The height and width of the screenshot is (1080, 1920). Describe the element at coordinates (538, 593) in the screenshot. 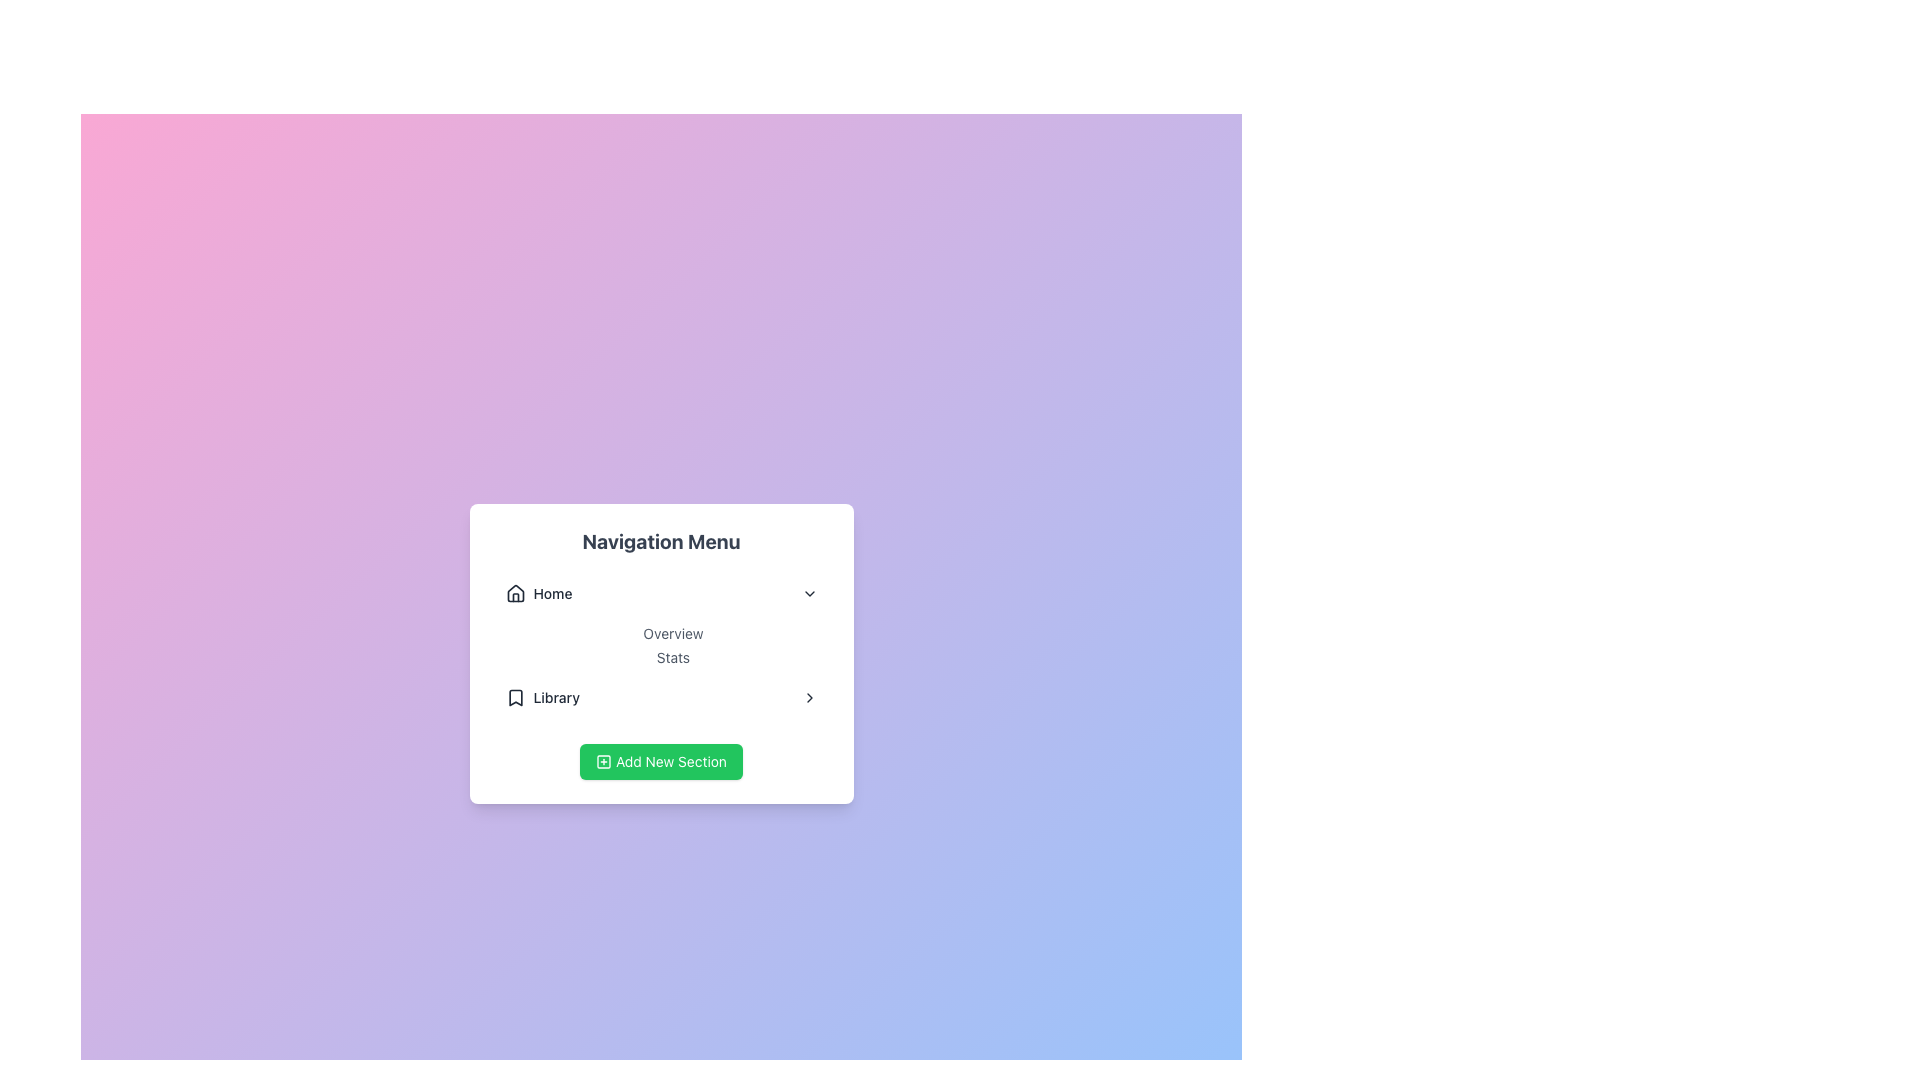

I see `the 'Home' label with the house-shaped icon located in the top-left section of the navigation menu, above the 'Library' entry` at that location.